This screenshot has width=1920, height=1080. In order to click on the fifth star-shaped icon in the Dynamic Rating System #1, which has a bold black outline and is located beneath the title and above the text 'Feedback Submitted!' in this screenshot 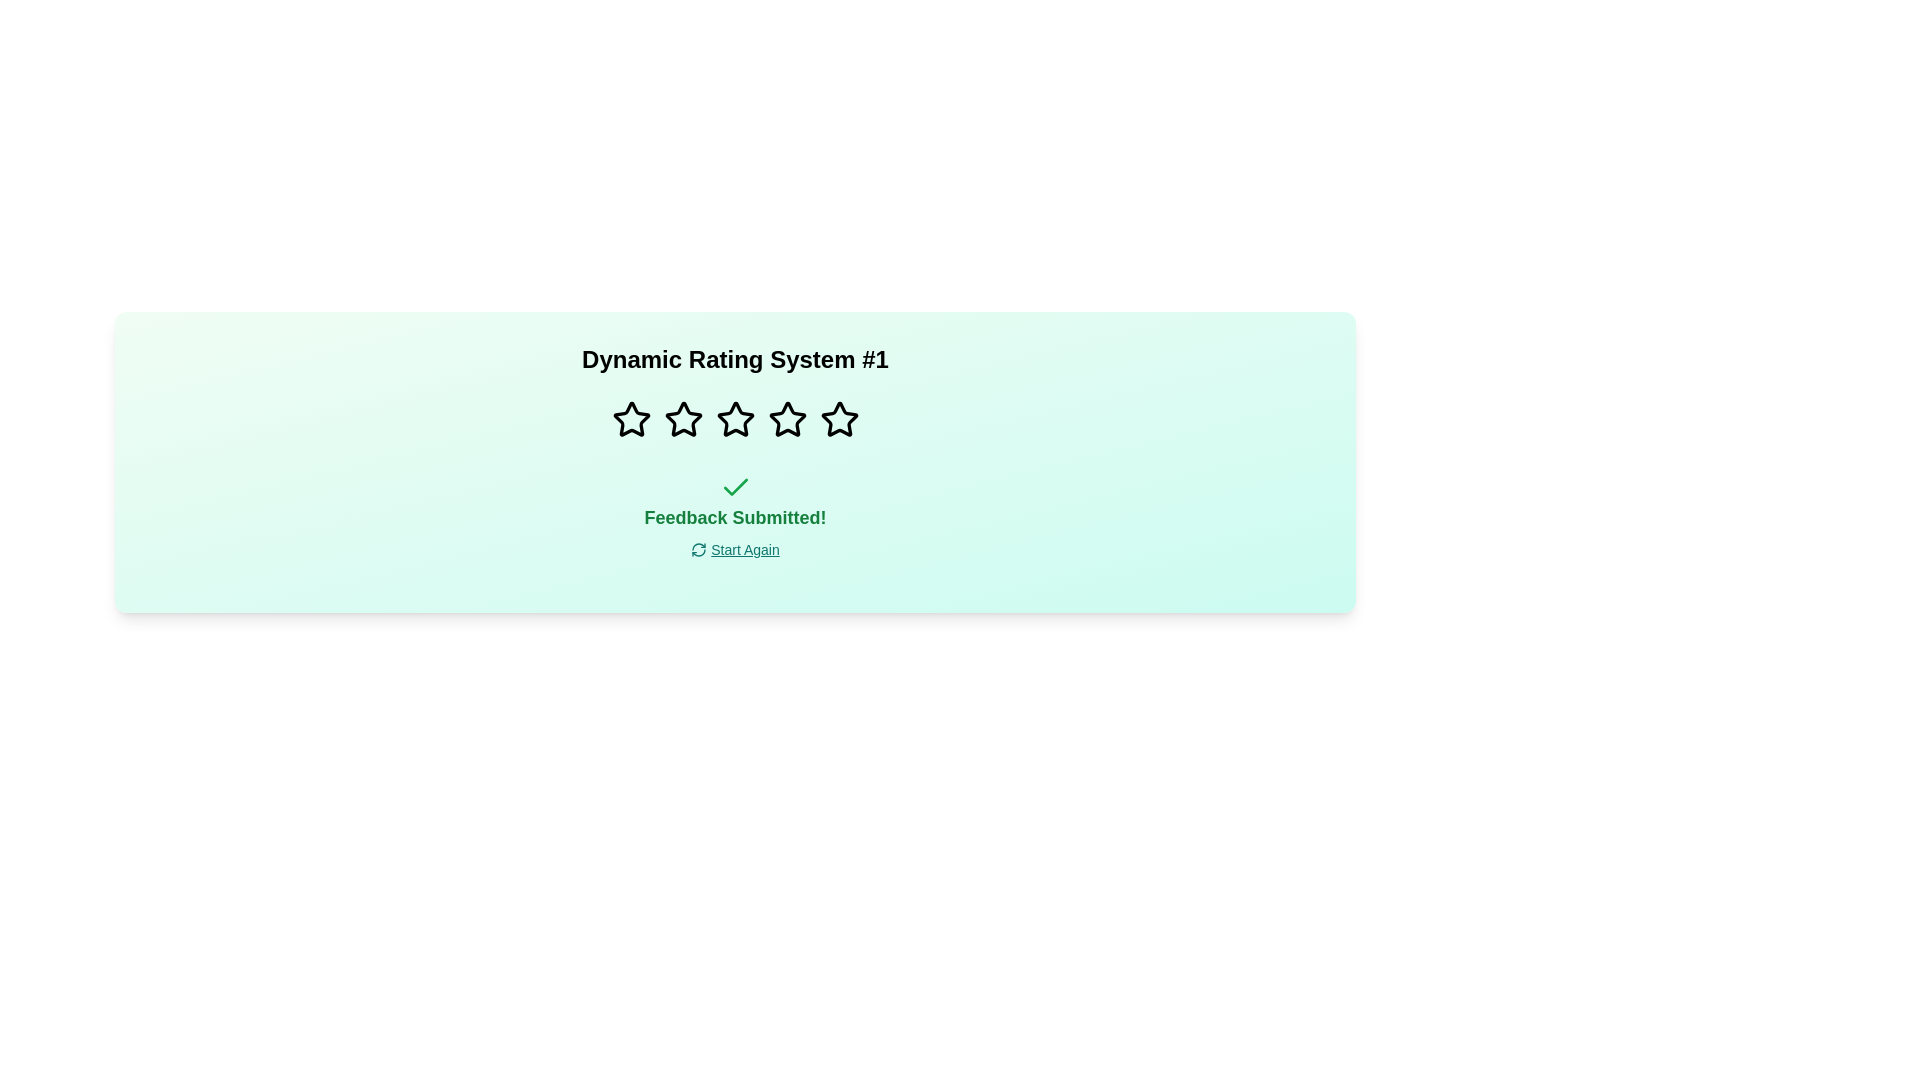, I will do `click(839, 418)`.